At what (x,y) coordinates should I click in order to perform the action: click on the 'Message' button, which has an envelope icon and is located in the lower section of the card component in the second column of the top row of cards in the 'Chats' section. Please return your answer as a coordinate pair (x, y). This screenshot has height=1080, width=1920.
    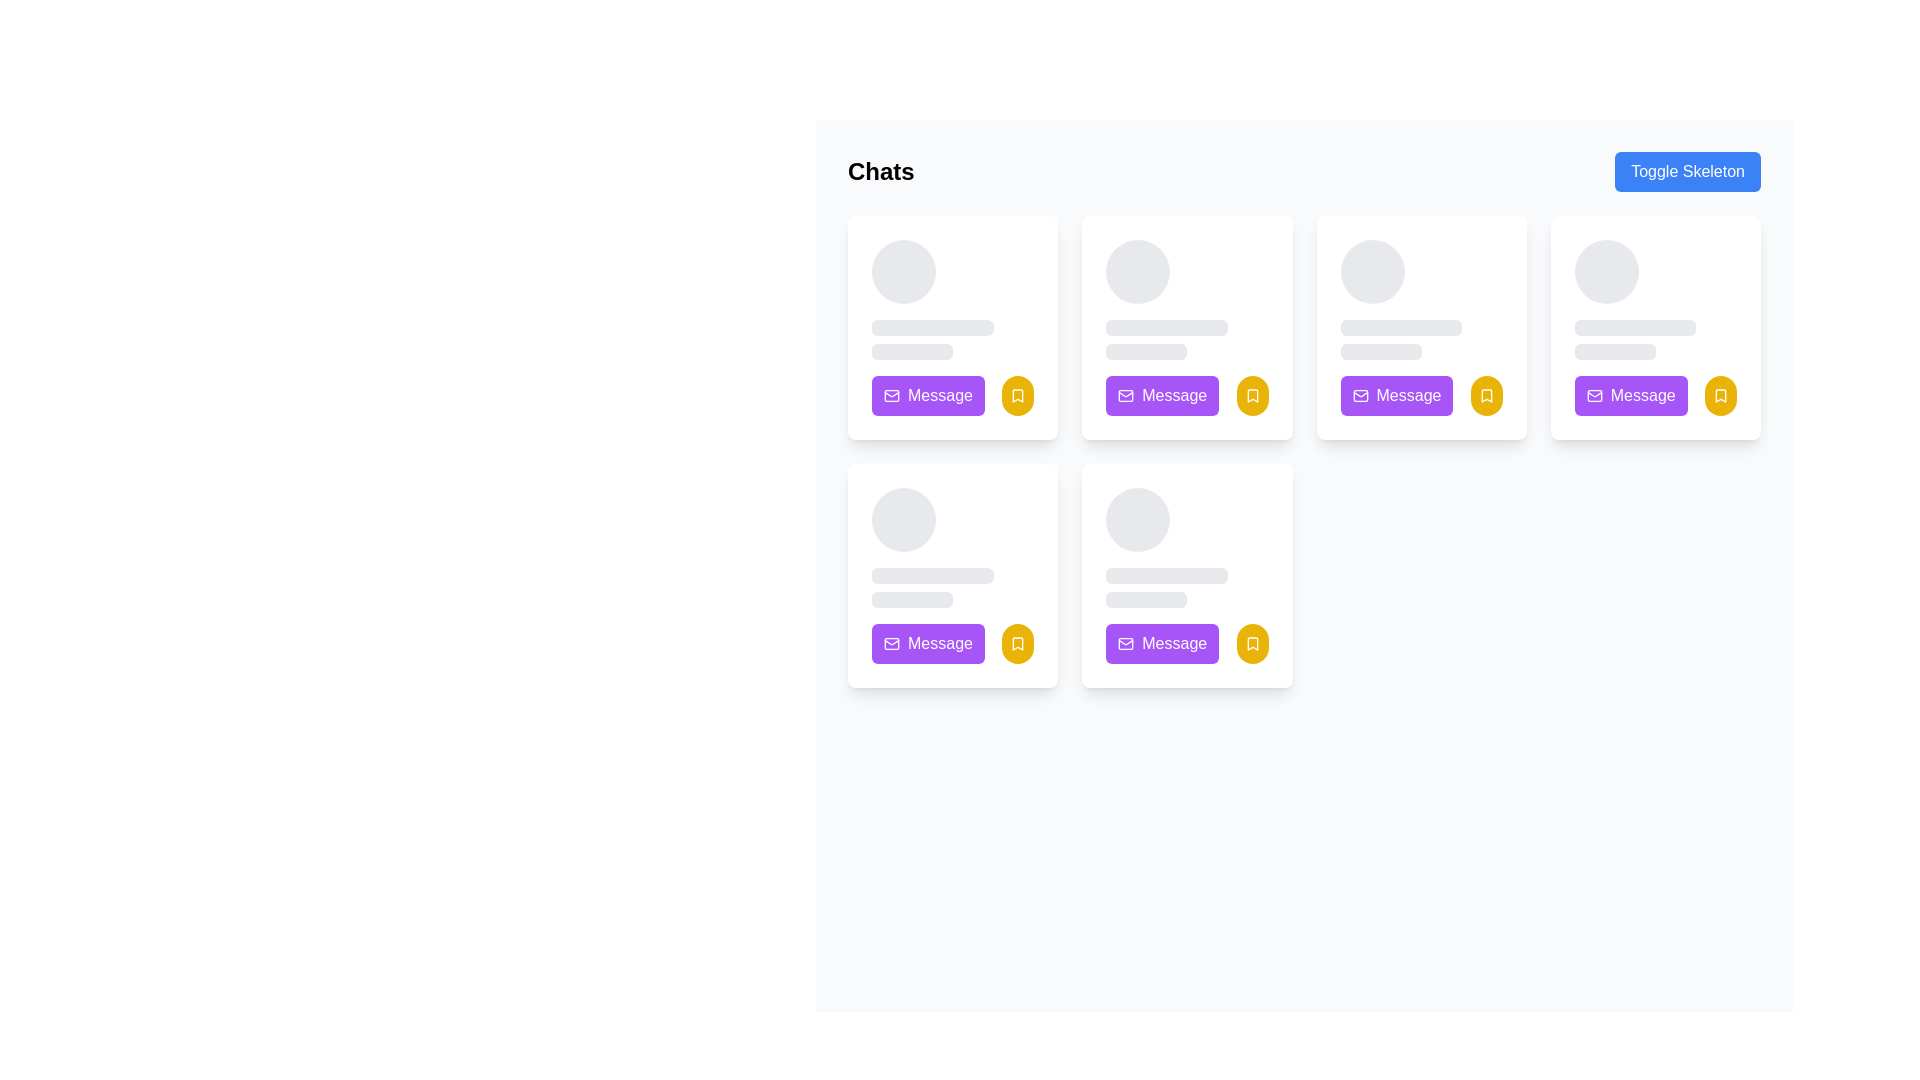
    Looking at the image, I should click on (1187, 396).